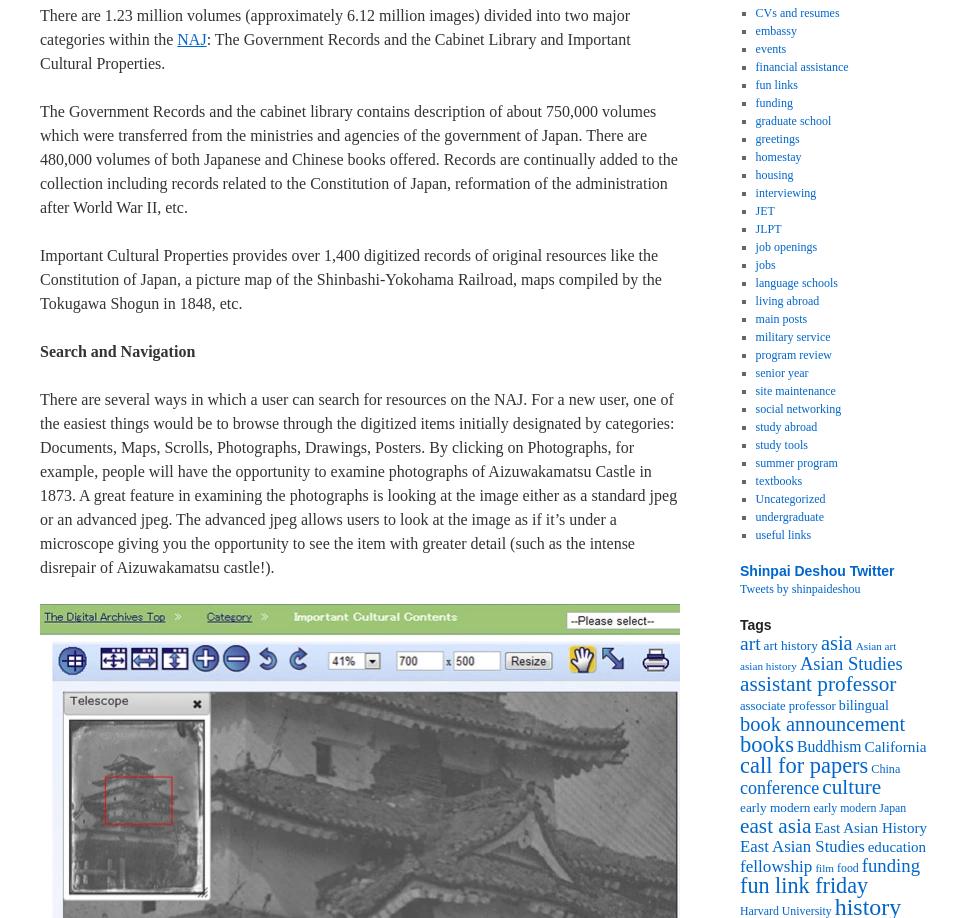 This screenshot has height=918, width=980. What do you see at coordinates (774, 174) in the screenshot?
I see `'housing'` at bounding box center [774, 174].